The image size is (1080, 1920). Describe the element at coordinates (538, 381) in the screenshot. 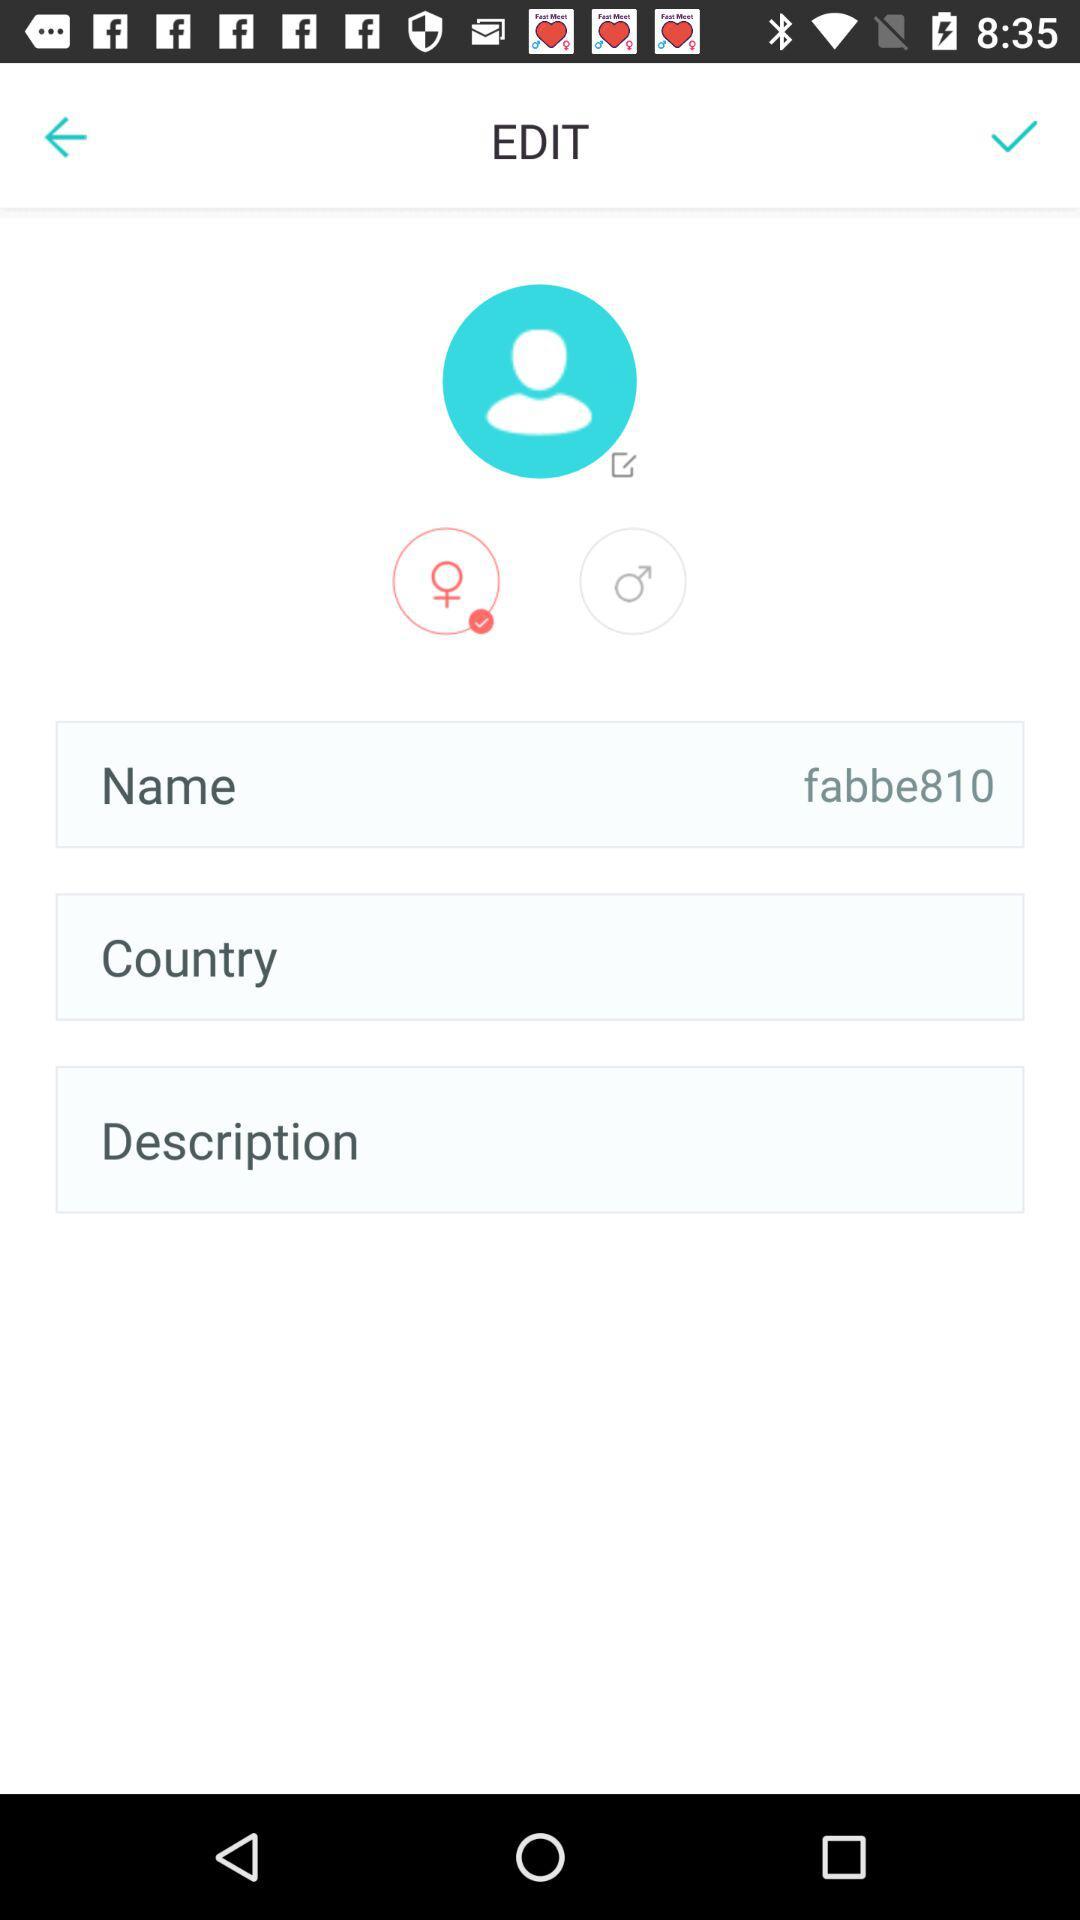

I see `a profile photo` at that location.